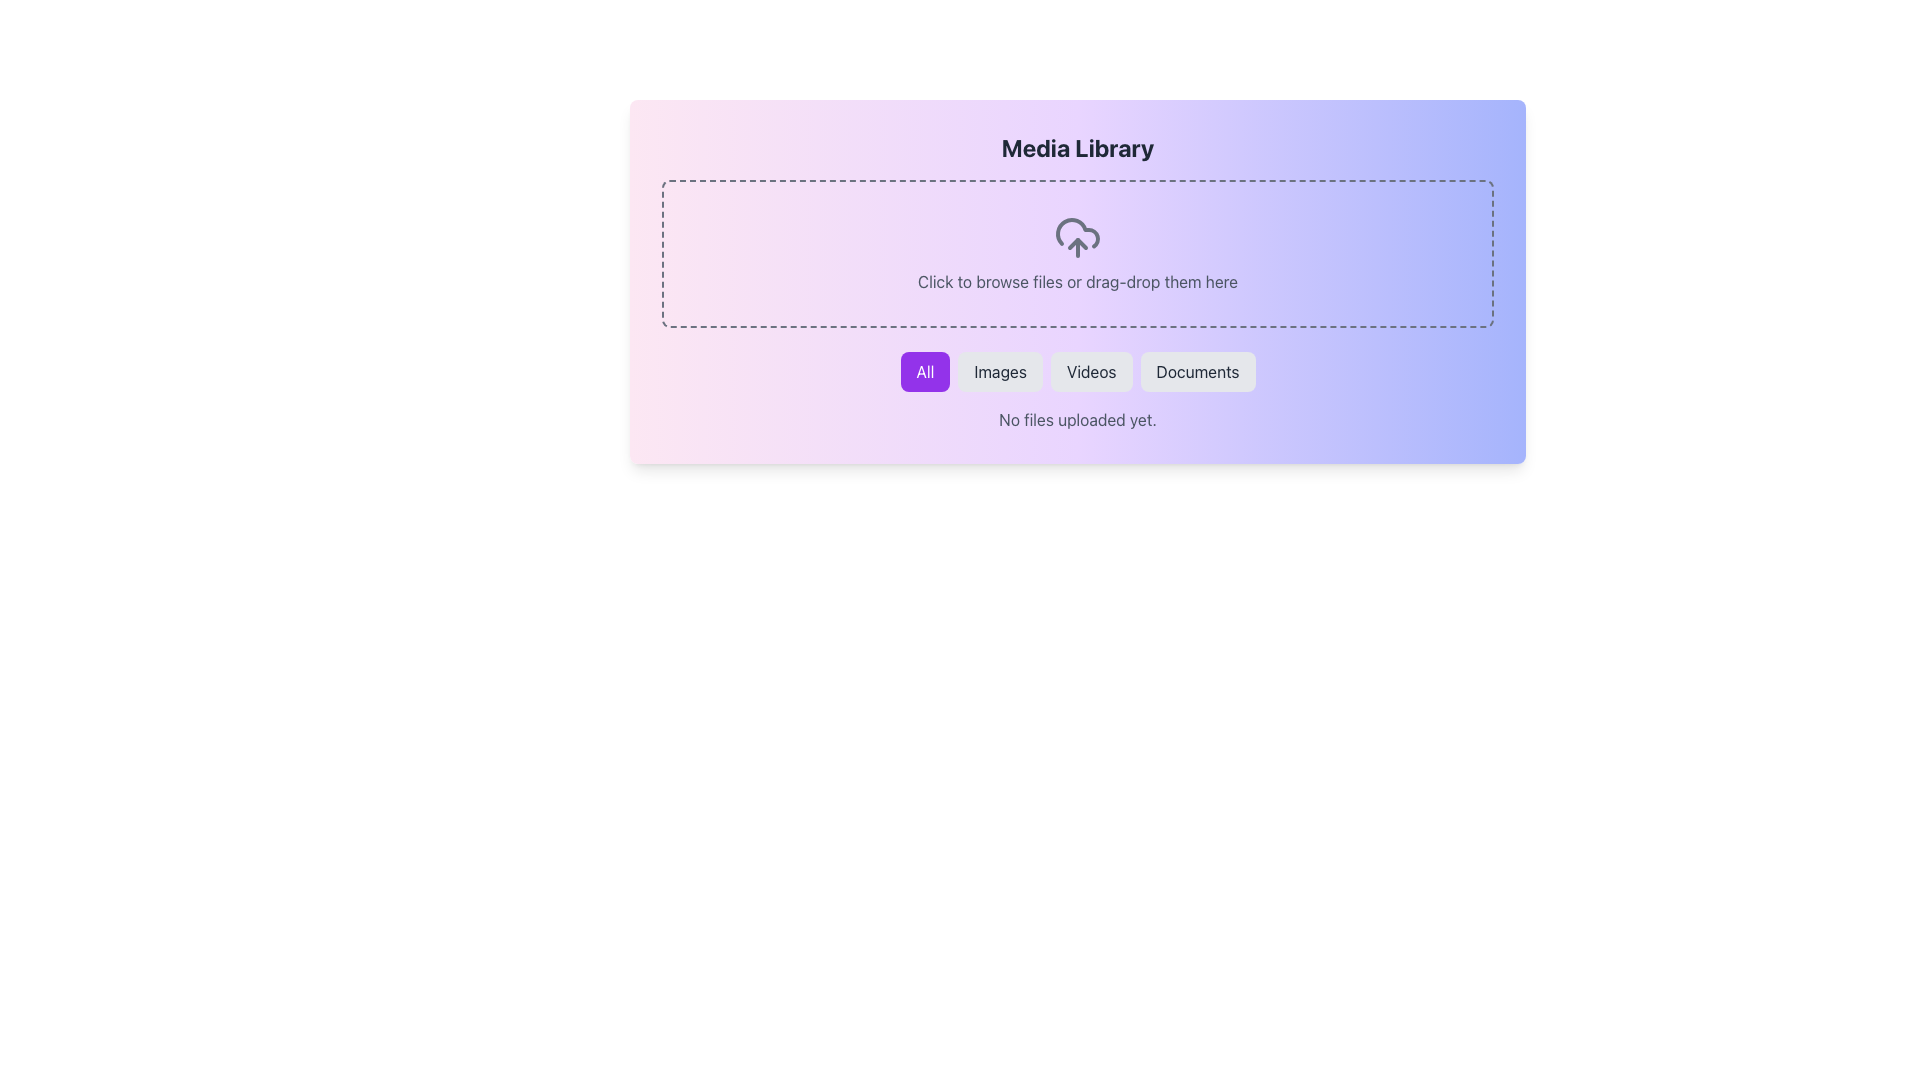 This screenshot has height=1080, width=1920. I want to click on the 'Videos' button on the navigation bar within the 'Media Library' to filter and view videos, so click(1077, 371).